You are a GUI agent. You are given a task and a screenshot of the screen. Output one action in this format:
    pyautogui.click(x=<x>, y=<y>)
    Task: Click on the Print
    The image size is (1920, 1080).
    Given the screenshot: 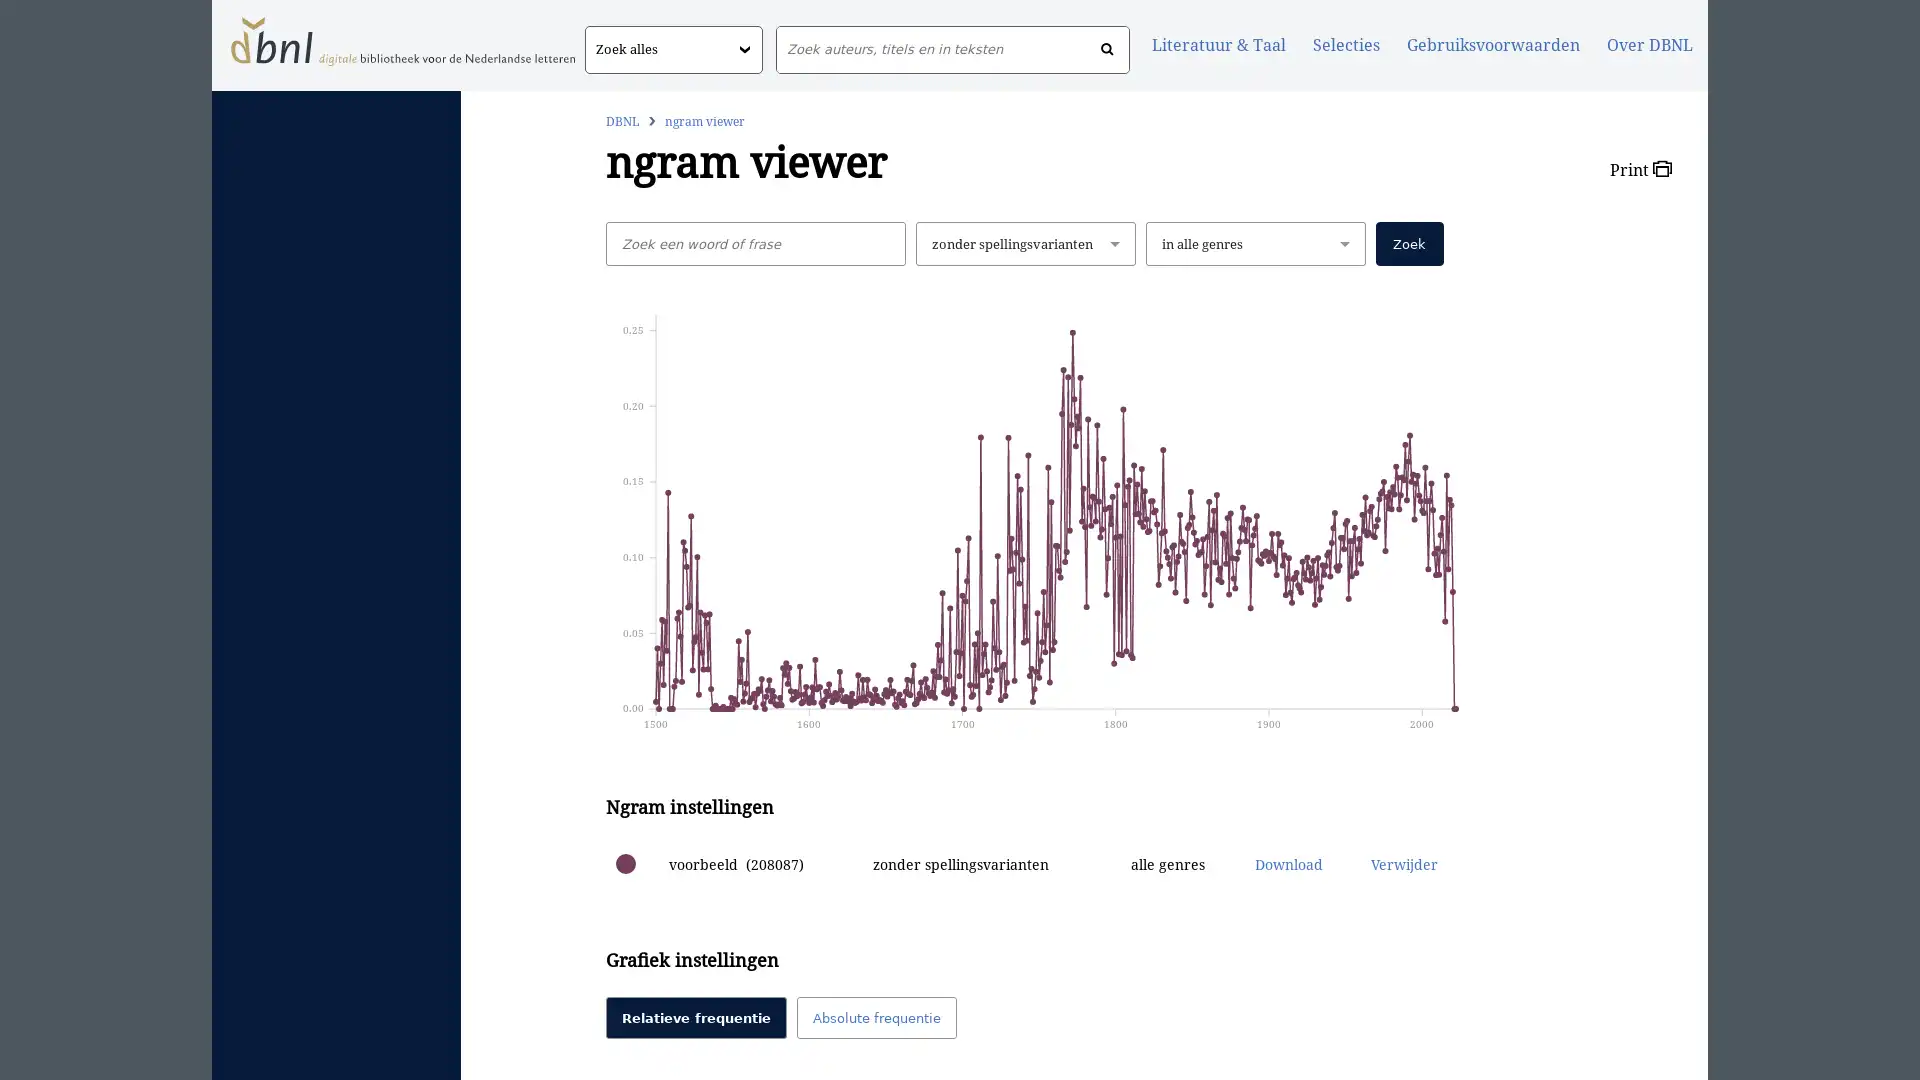 What is the action you would take?
    pyautogui.click(x=1640, y=168)
    